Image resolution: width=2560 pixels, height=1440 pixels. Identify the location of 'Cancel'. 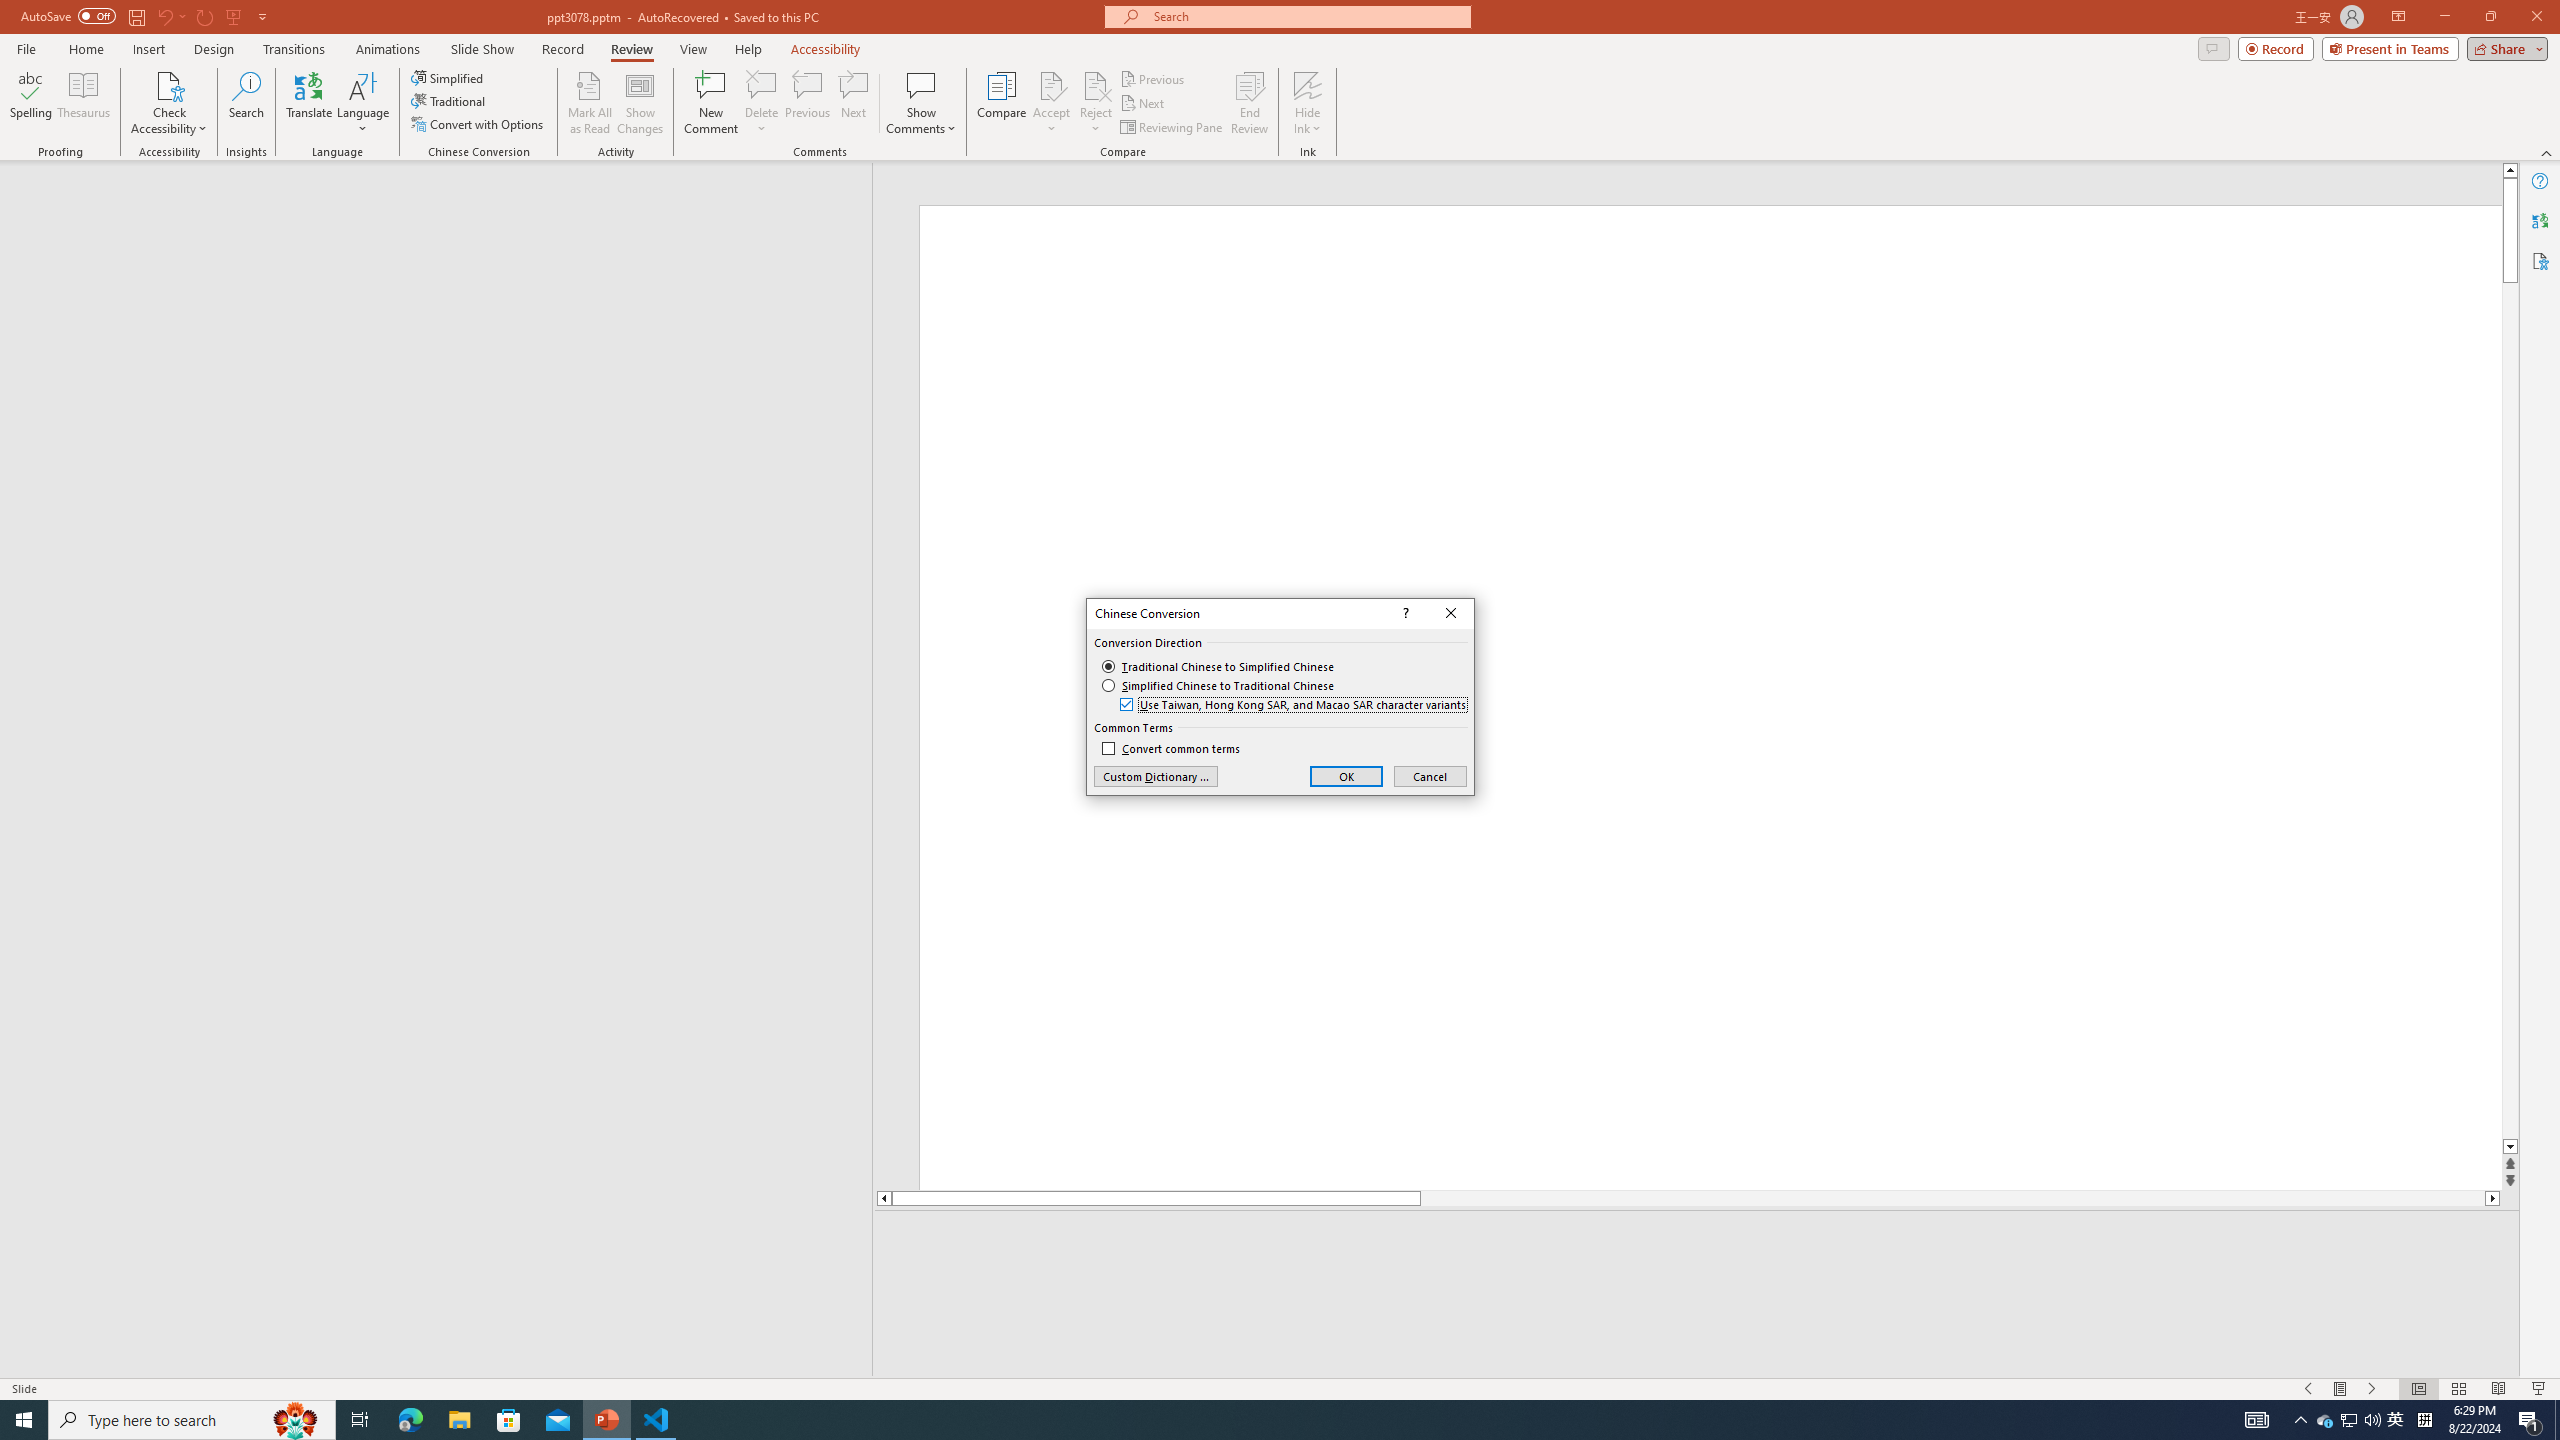
(1428, 775).